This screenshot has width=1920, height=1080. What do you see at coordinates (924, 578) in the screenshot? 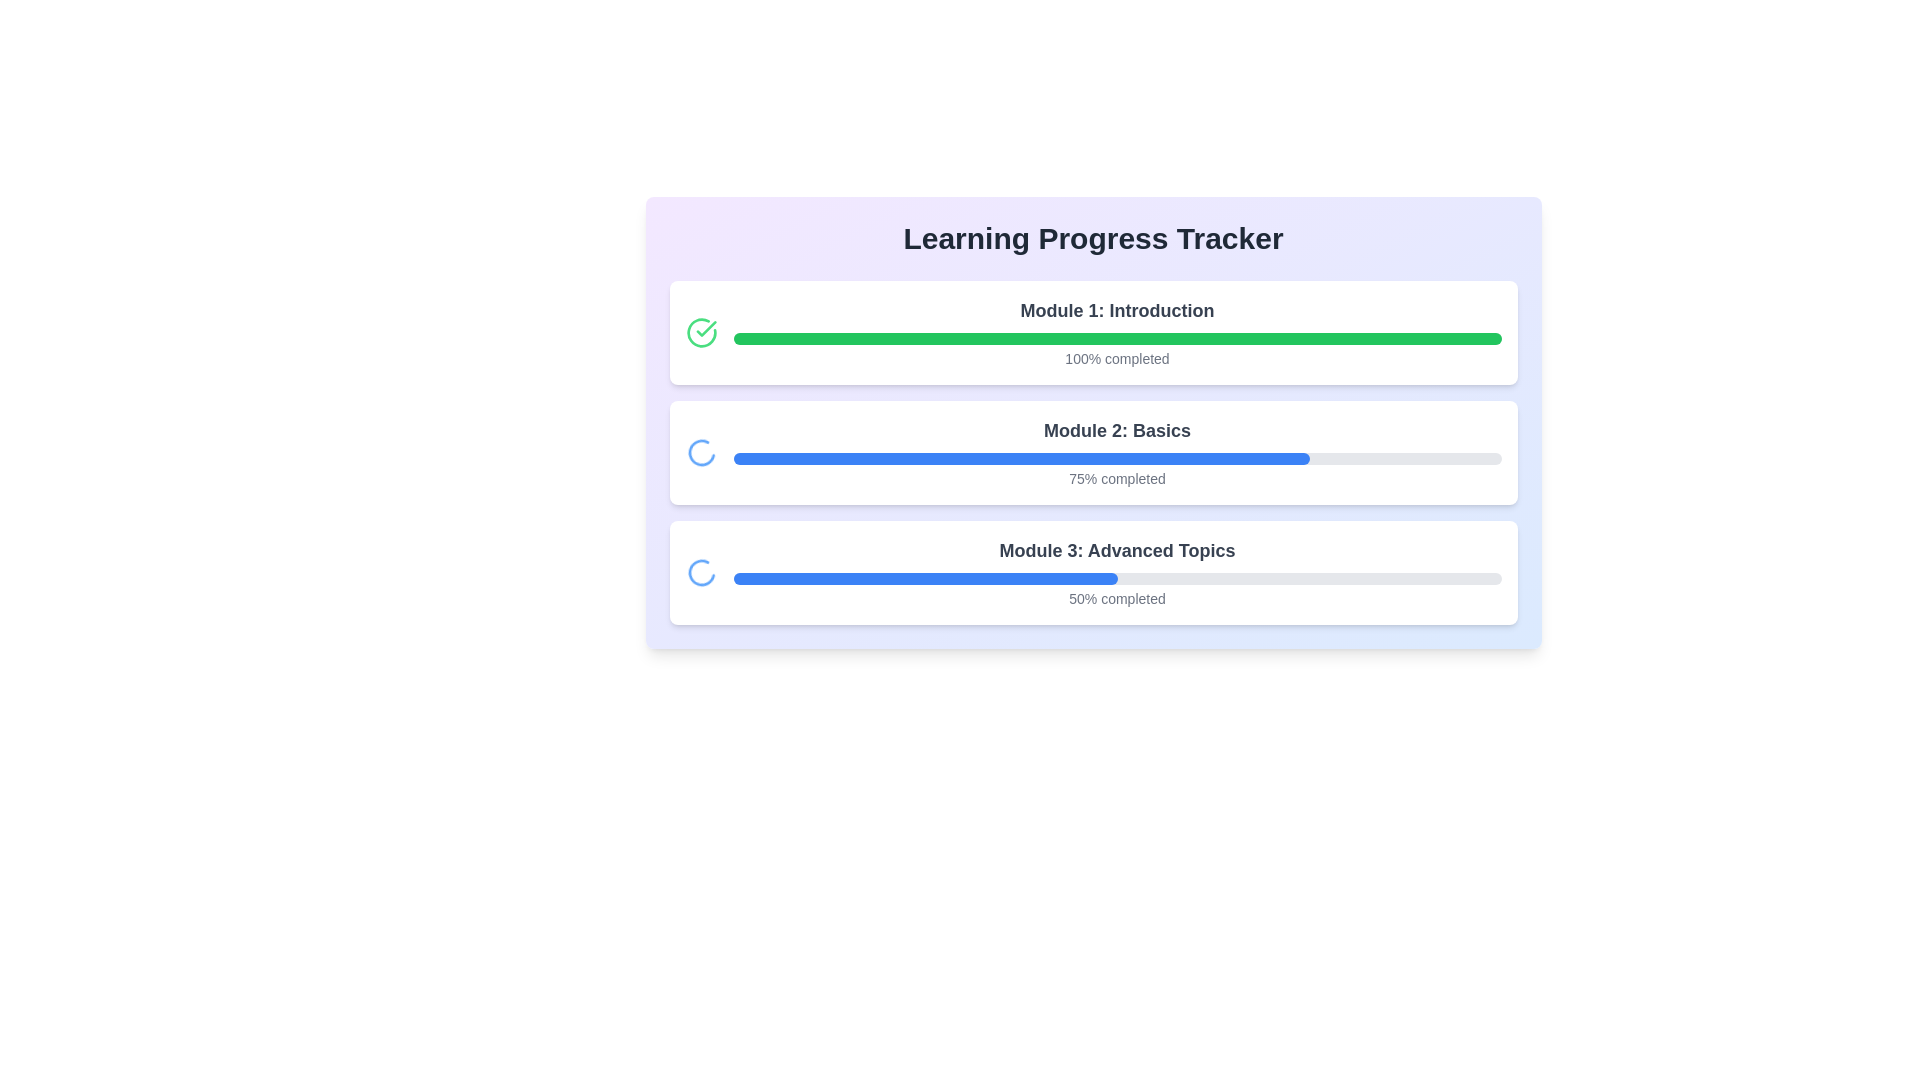
I see `the progress indicator (visual fill) within the progress bar of the 'Module 3: Advanced Topics' card, which is a solid blue elongated rectangle representing 50% progress` at bounding box center [924, 578].